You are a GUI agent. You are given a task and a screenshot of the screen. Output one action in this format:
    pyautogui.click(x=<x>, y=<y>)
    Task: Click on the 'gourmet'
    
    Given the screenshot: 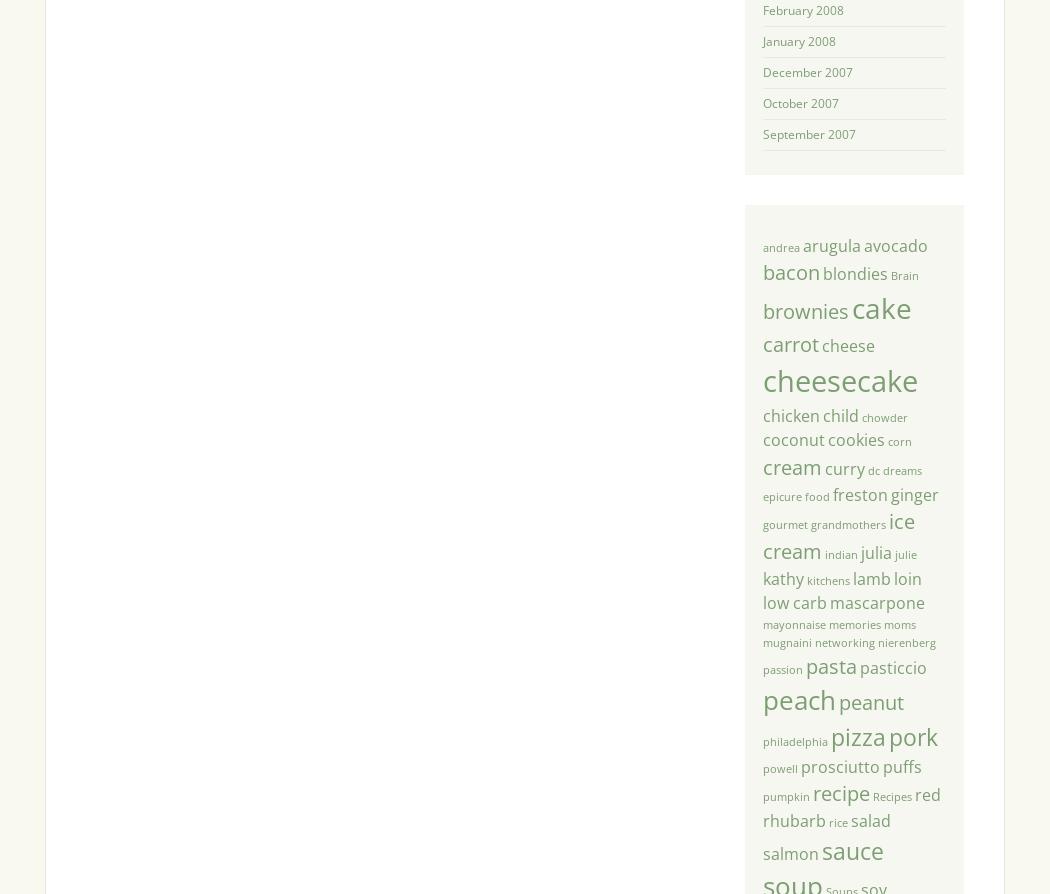 What is the action you would take?
    pyautogui.click(x=761, y=524)
    